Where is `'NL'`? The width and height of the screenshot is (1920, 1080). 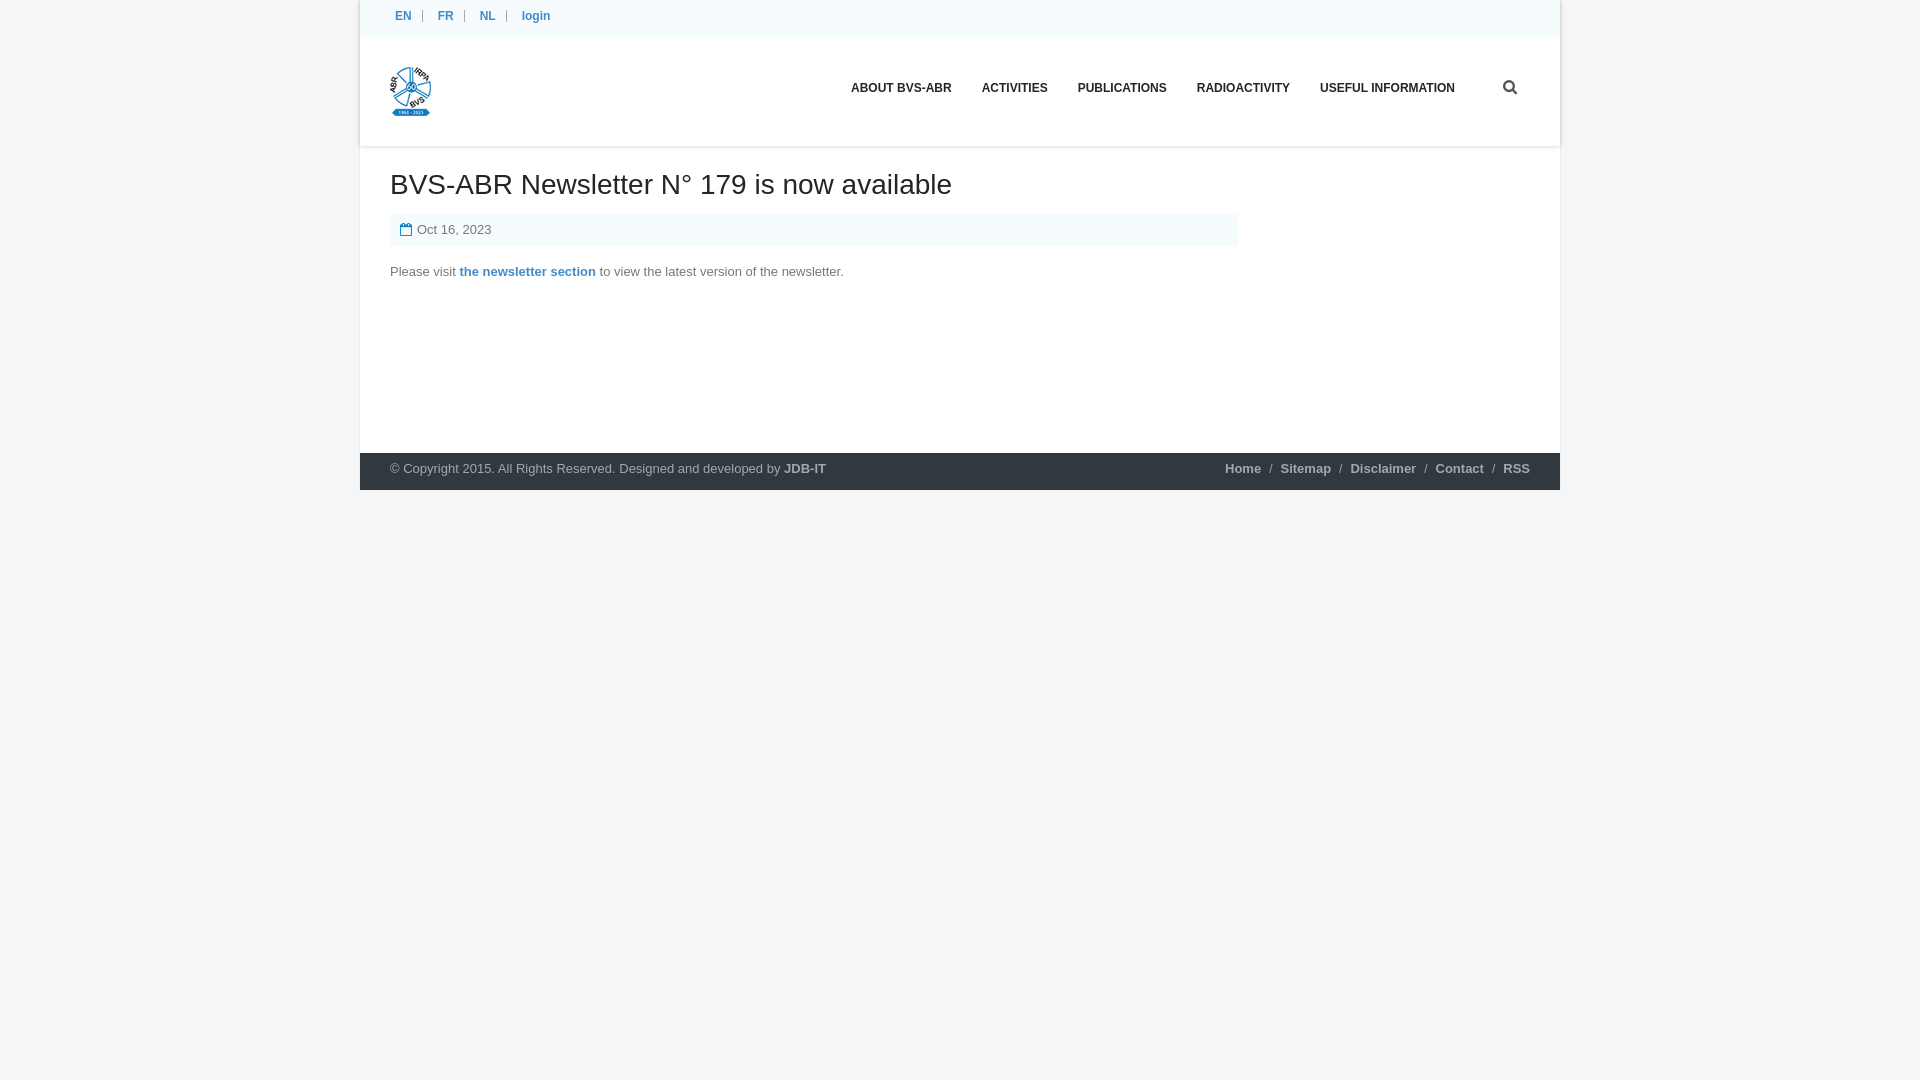 'NL' is located at coordinates (490, 15).